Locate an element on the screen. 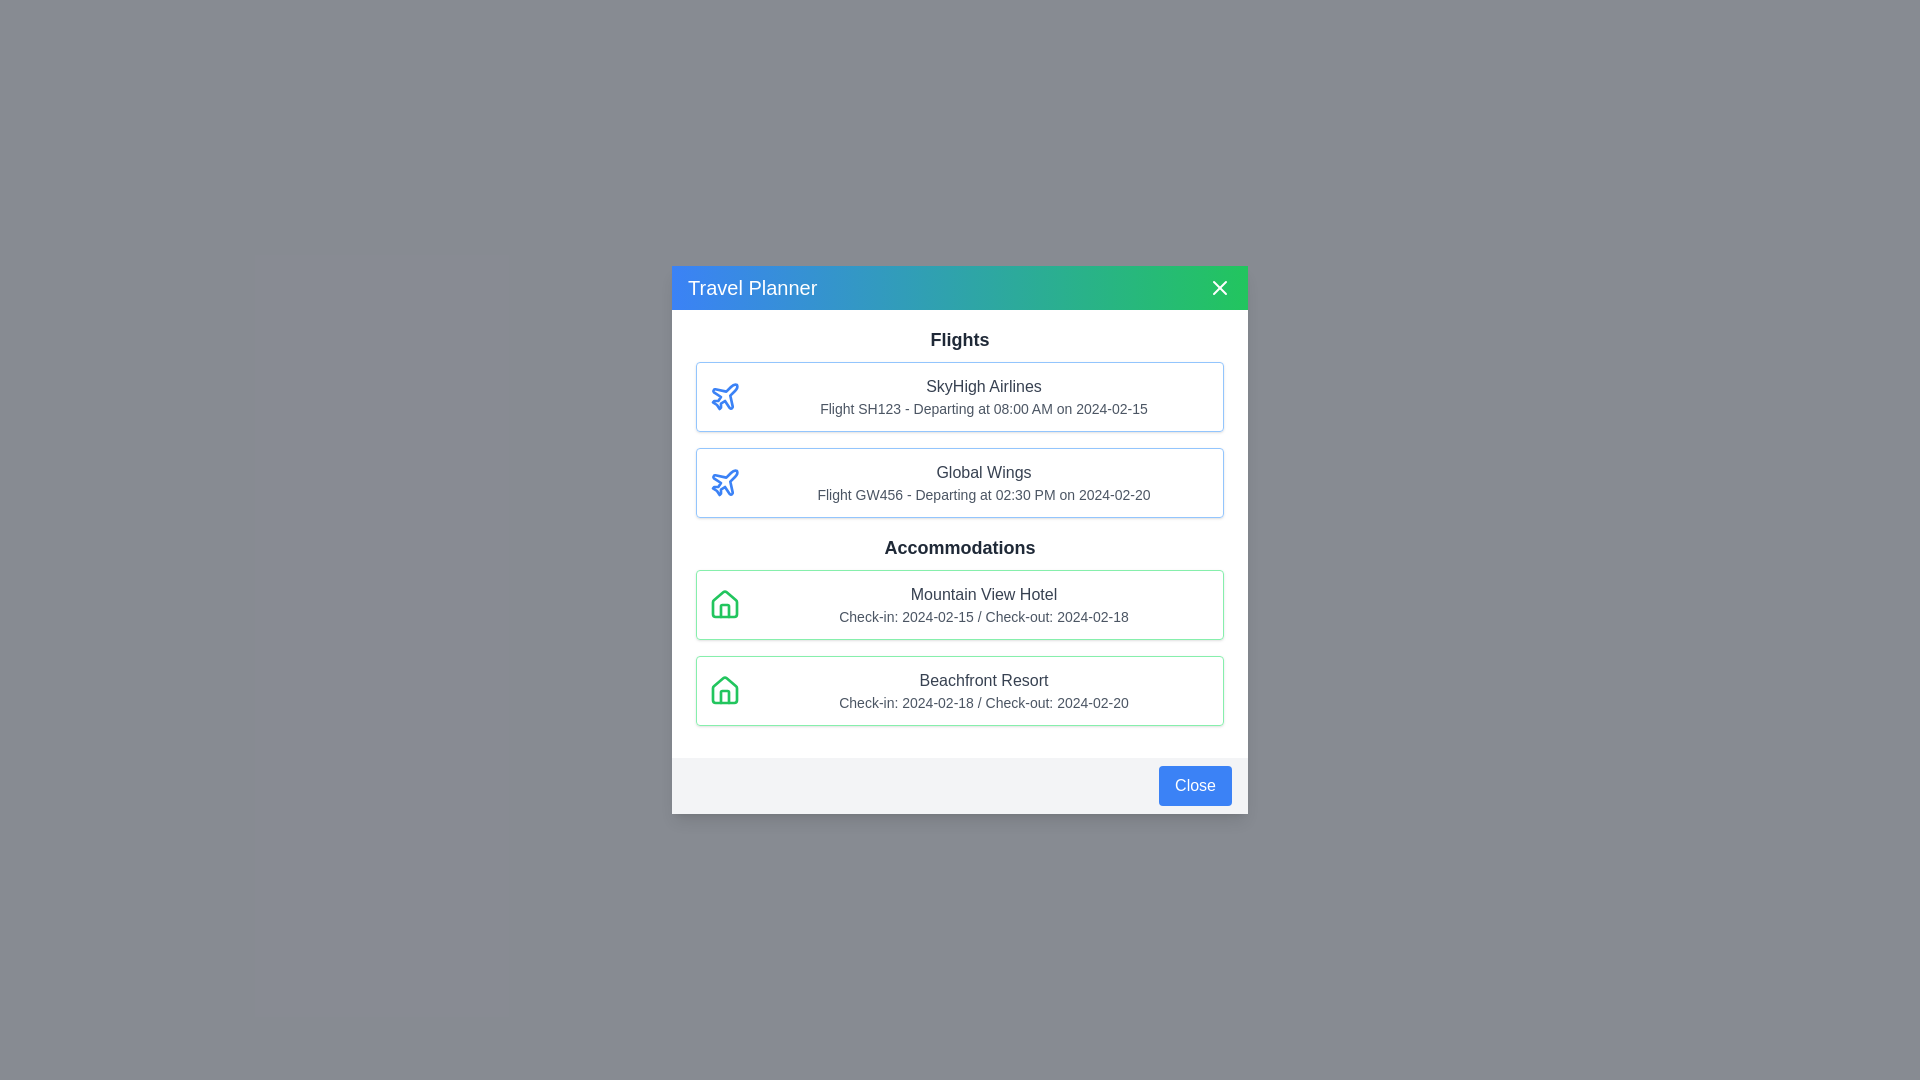  the close button represented by an 'X' icon with a modern outline over a green background, located in the top-right corner of the 'Travel Planner' modal is located at coordinates (1218, 288).